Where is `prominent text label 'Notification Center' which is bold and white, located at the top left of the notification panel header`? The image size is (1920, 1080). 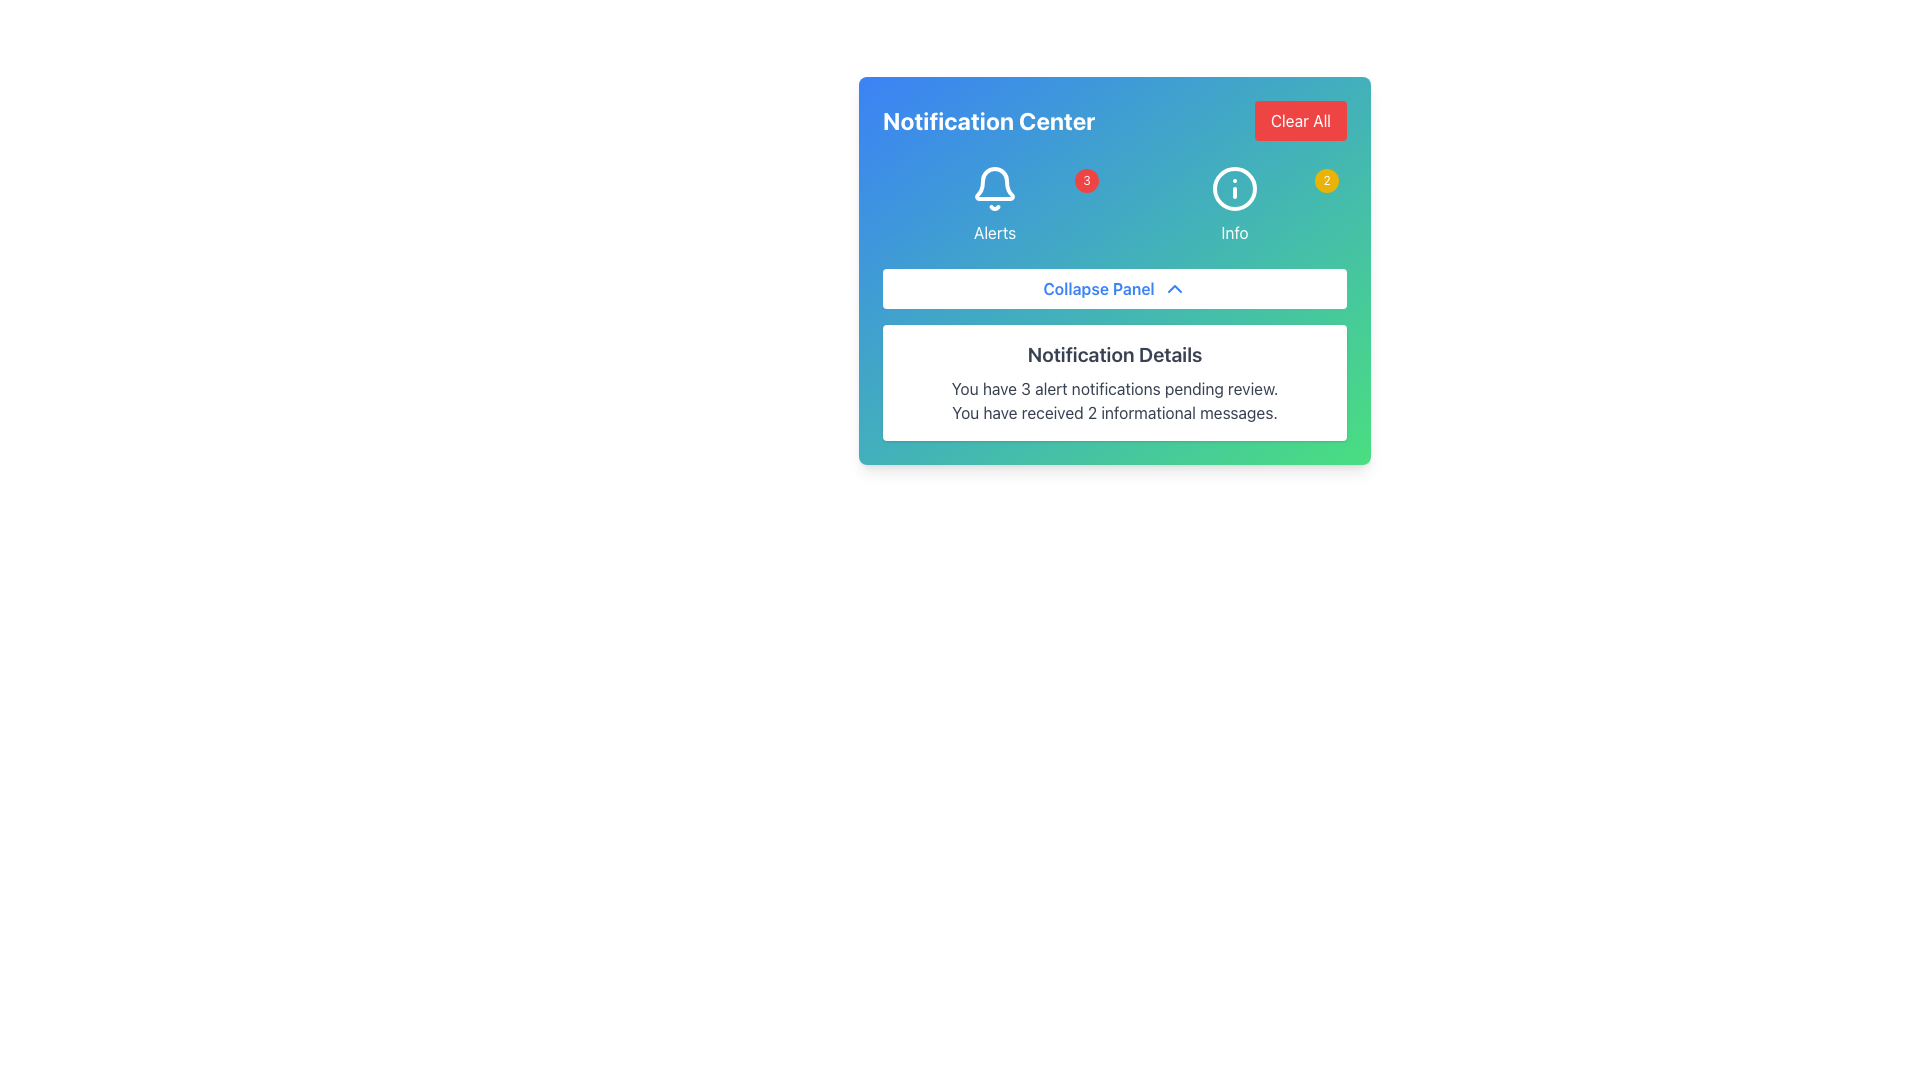 prominent text label 'Notification Center' which is bold and white, located at the top left of the notification panel header is located at coordinates (989, 120).